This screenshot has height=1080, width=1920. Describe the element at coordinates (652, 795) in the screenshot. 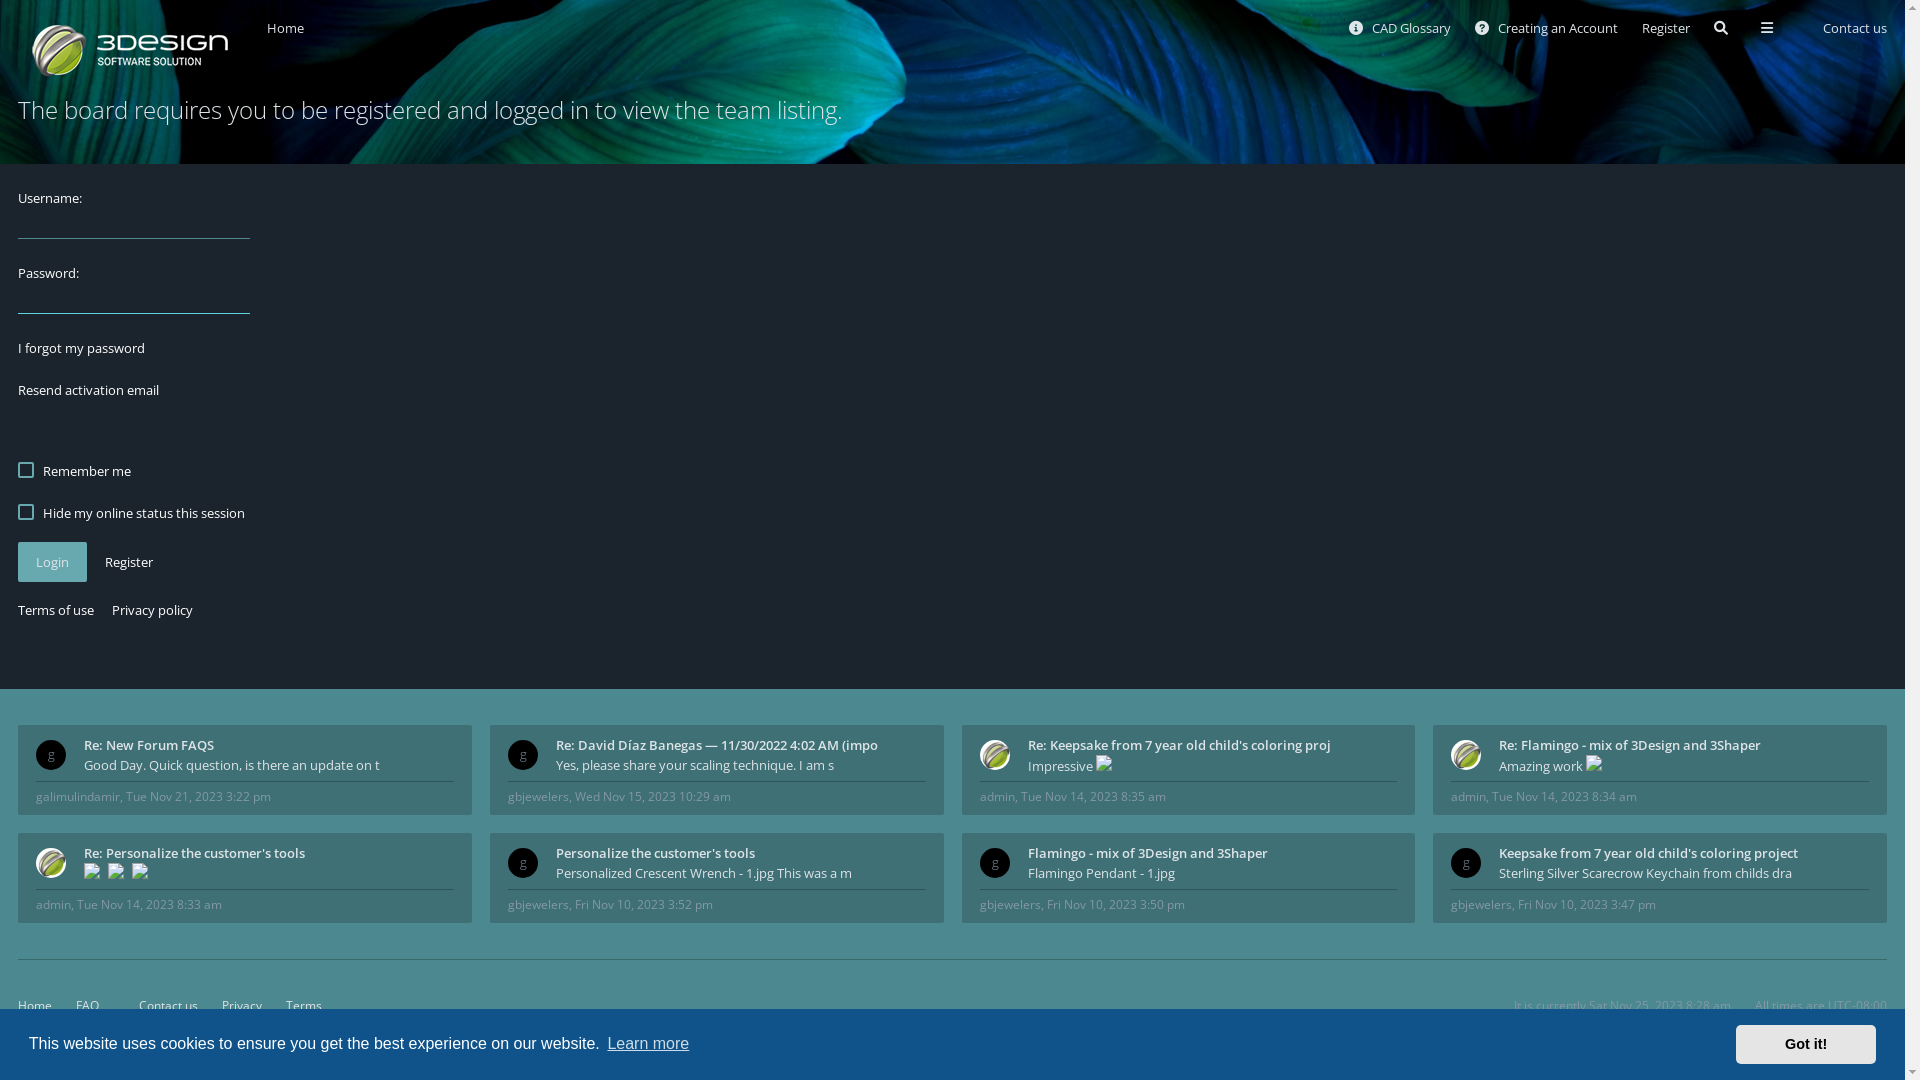

I see `'Wed Nov 15, 2023 10:29 am'` at that location.